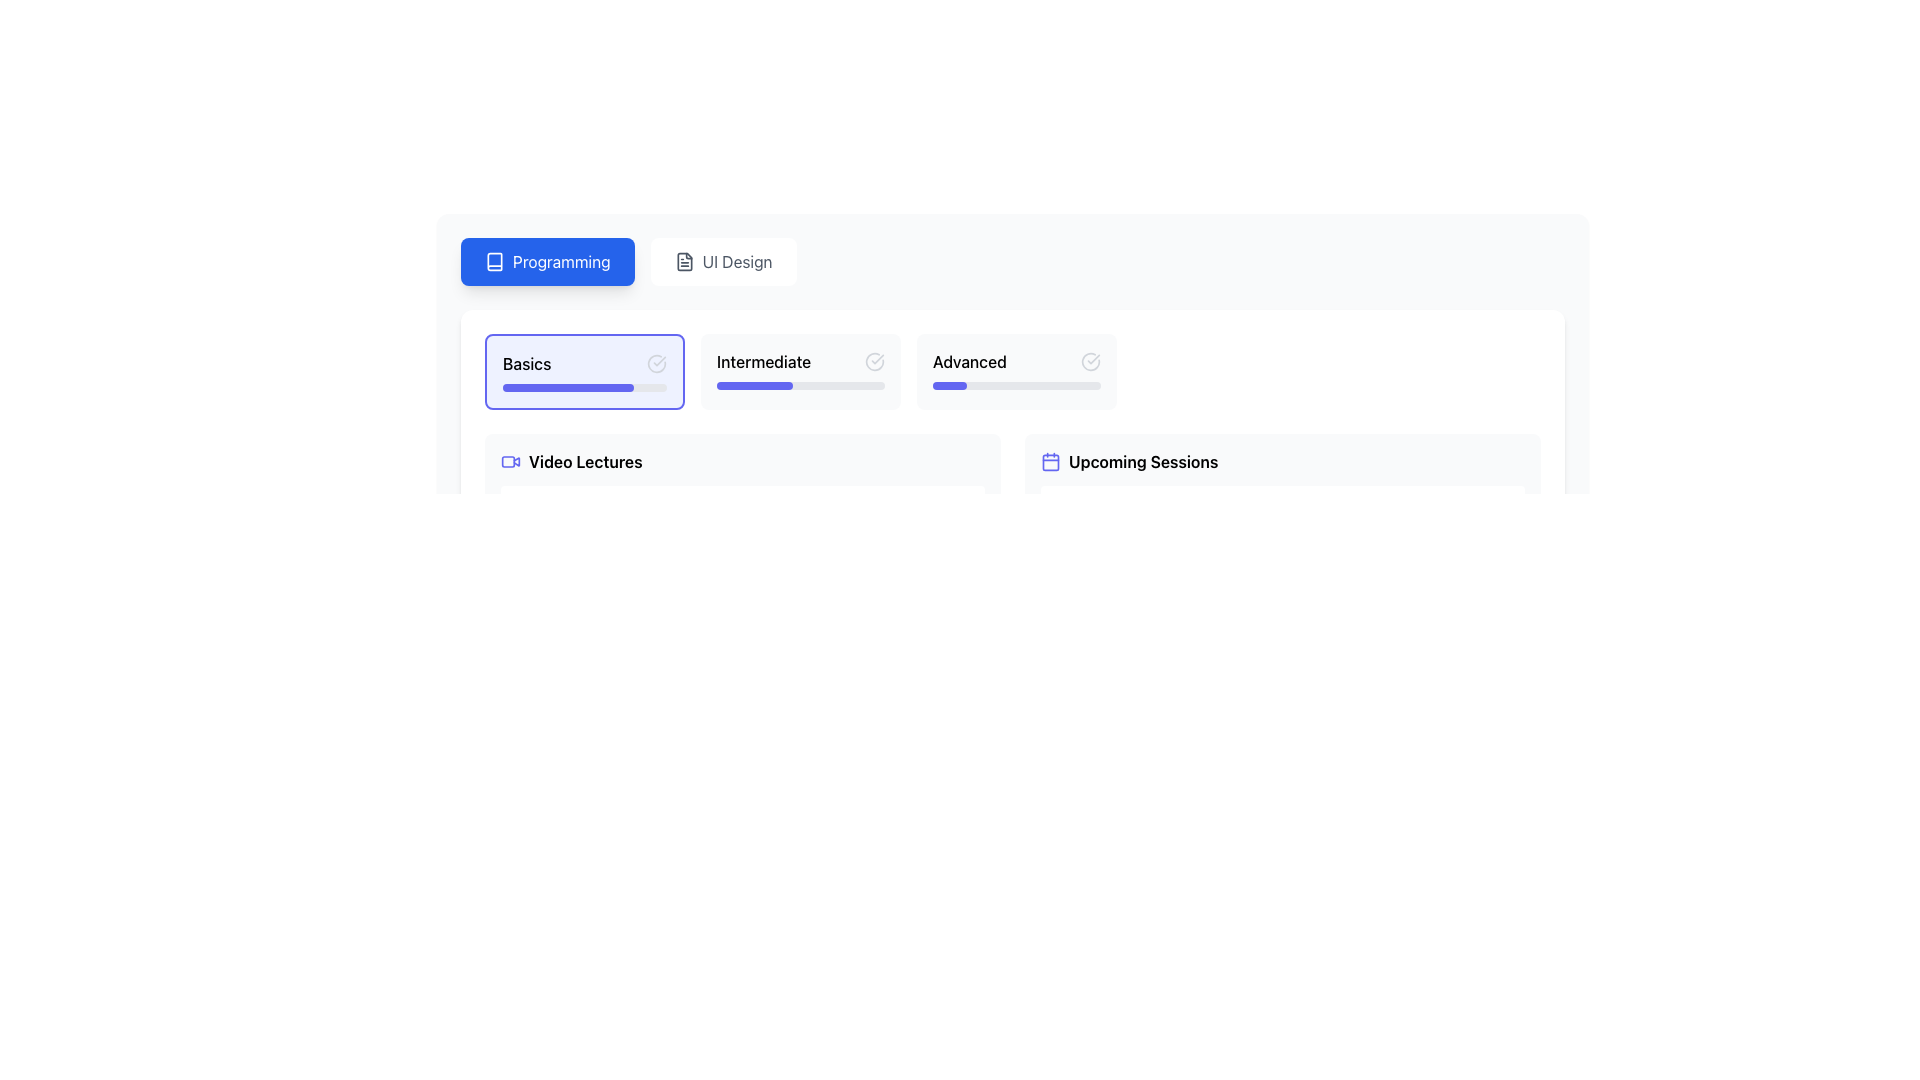  Describe the element at coordinates (1089, 362) in the screenshot. I see `the gray circle icon with a checkmark inside located in the 'Advanced' section, positioned to the right of the section's title` at that location.